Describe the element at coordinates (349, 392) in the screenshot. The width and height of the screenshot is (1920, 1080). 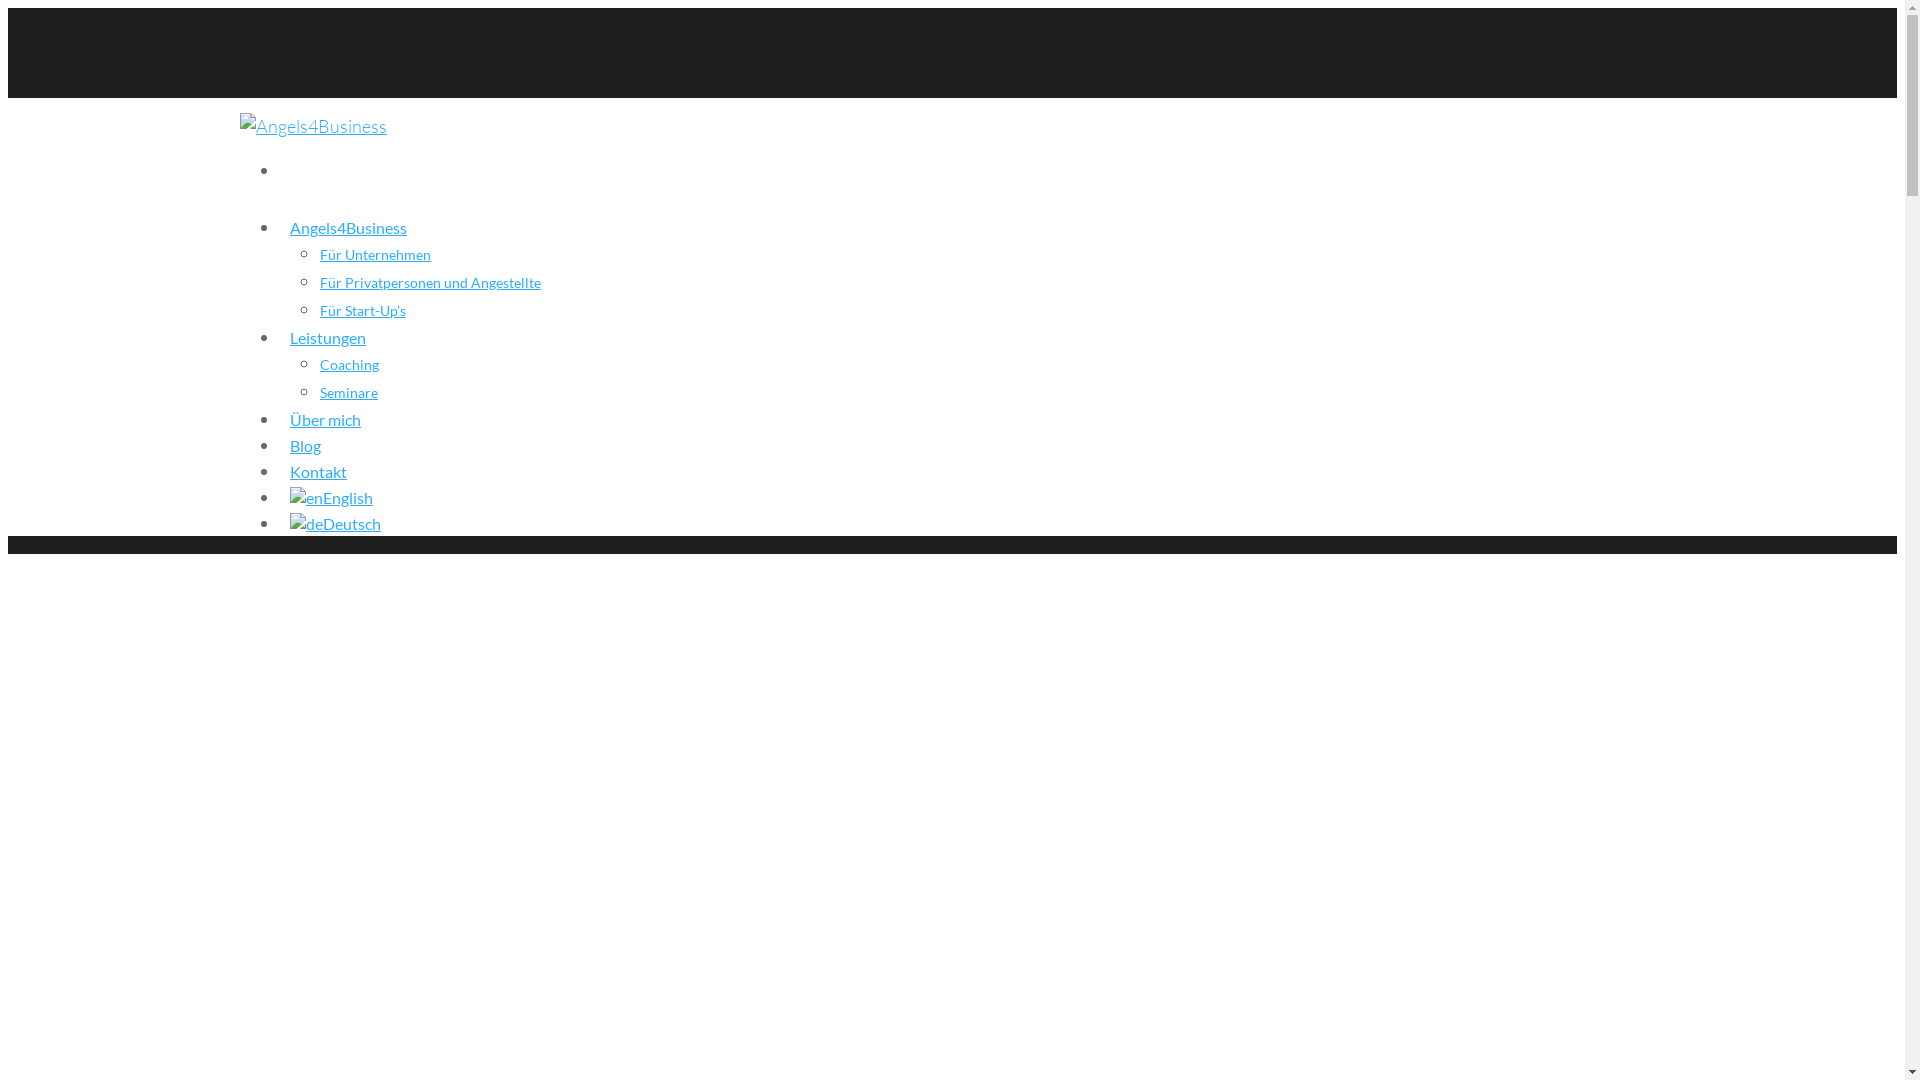
I see `'Seminare'` at that location.